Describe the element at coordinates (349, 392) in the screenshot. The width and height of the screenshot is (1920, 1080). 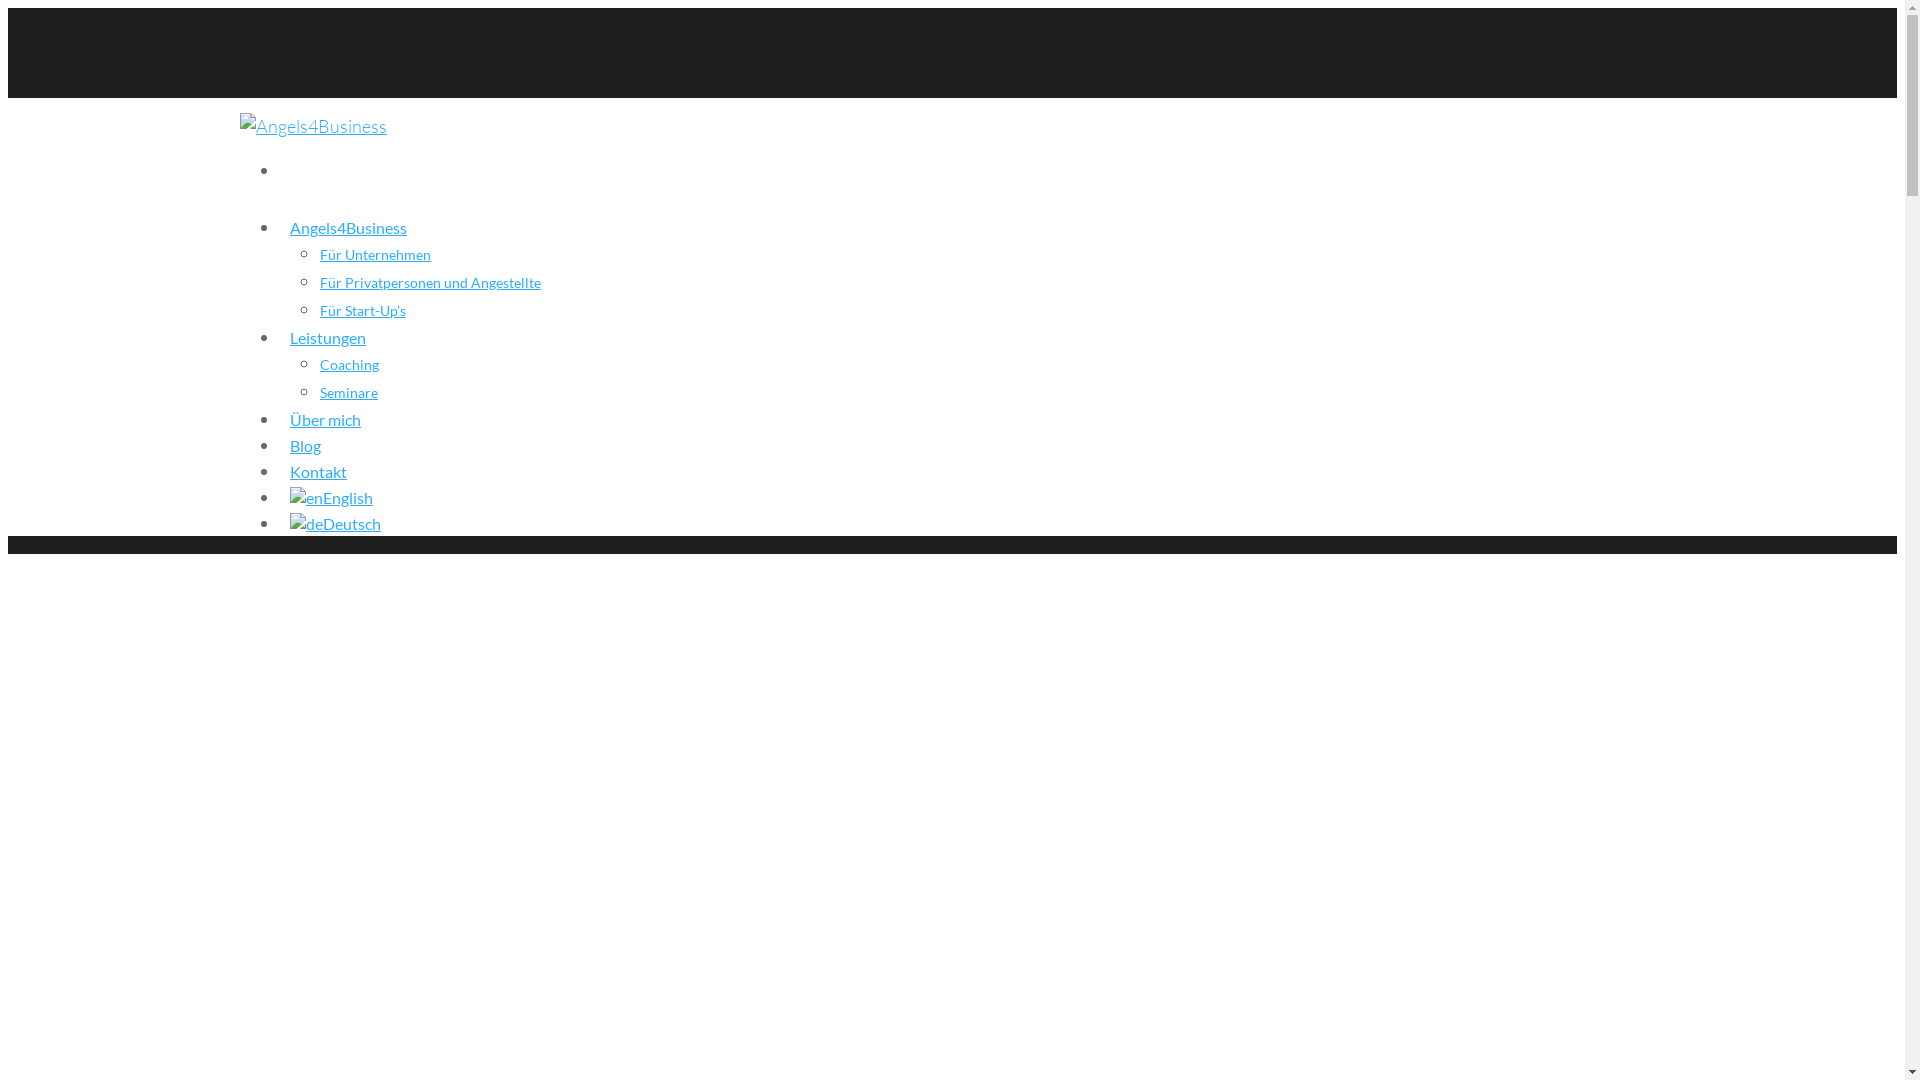
I see `'Seminare'` at that location.